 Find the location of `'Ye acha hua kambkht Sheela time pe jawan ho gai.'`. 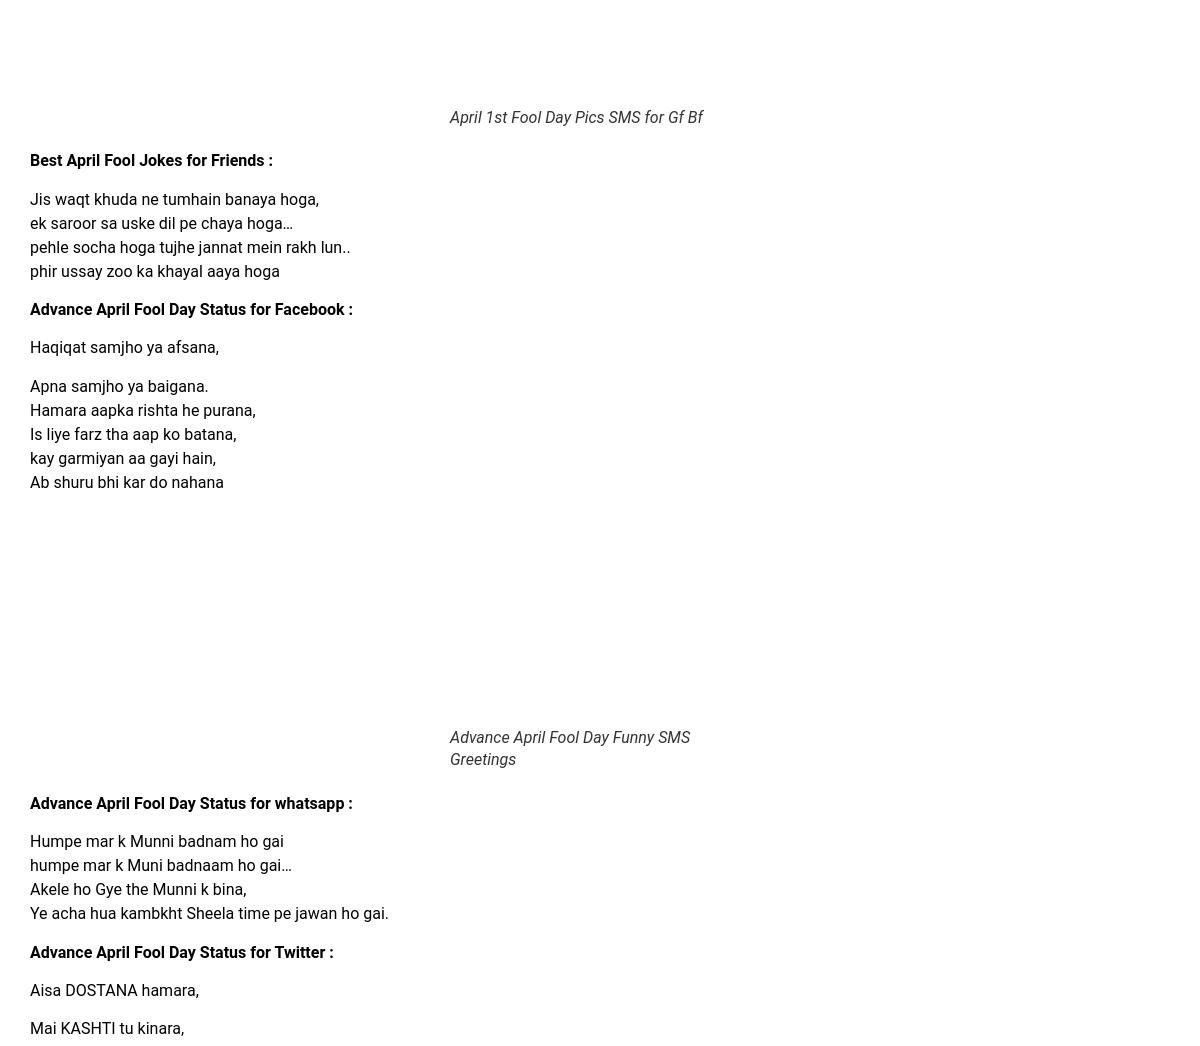

'Ye acha hua kambkht Sheela time pe jawan ho gai.' is located at coordinates (208, 913).